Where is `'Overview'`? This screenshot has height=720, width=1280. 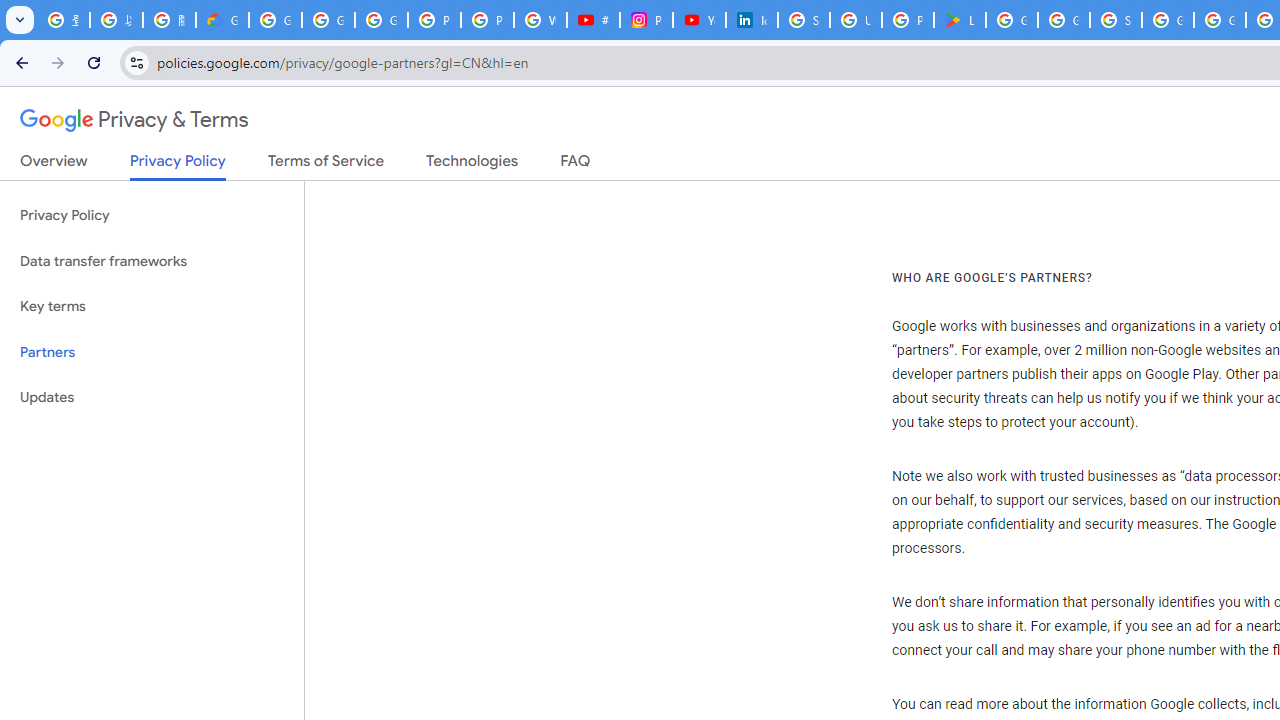
'Overview' is located at coordinates (54, 164).